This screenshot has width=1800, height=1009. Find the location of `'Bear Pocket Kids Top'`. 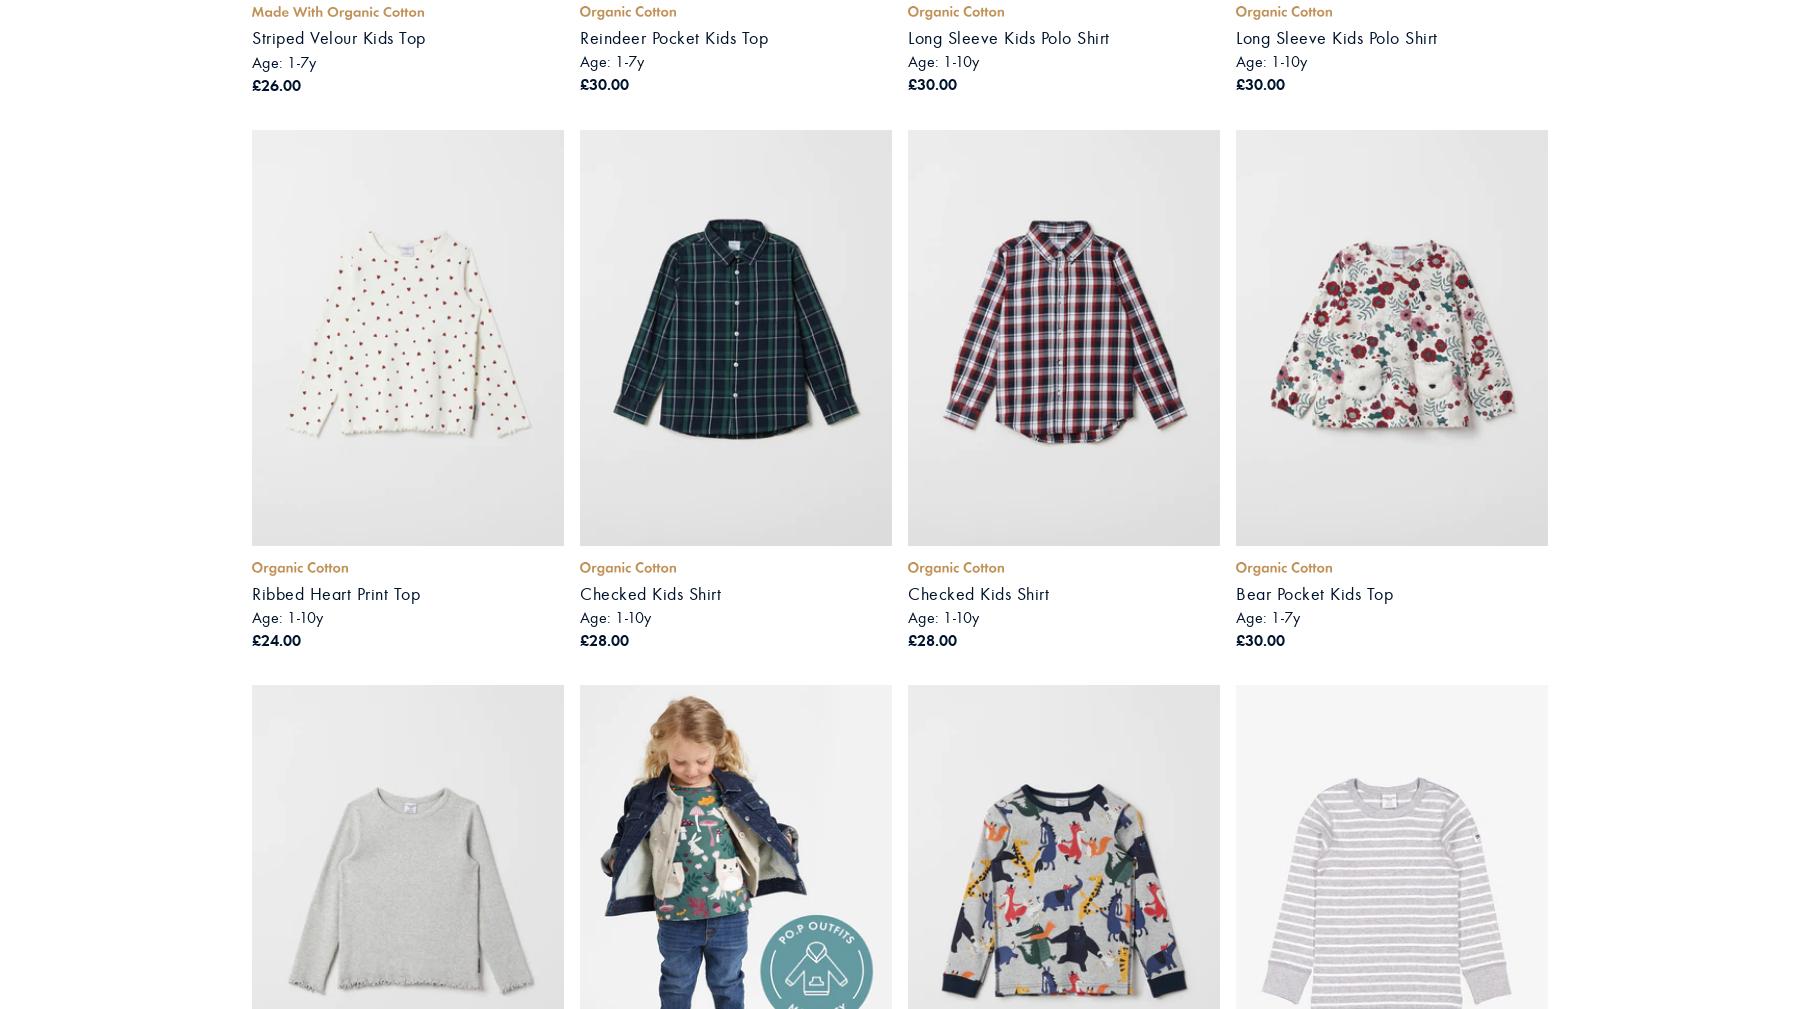

'Bear Pocket Kids Top' is located at coordinates (1314, 593).